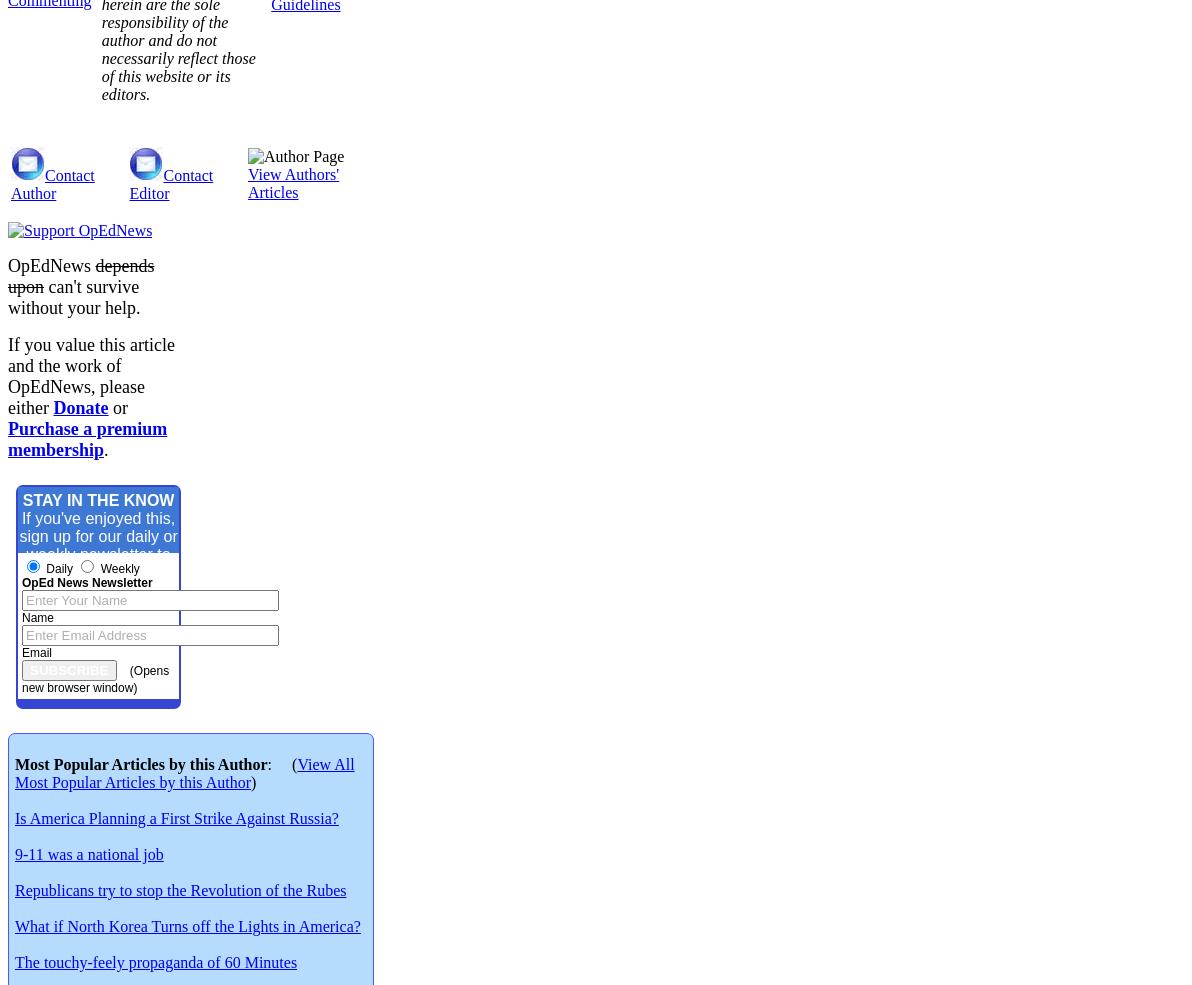 This screenshot has width=1192, height=985. What do you see at coordinates (50, 265) in the screenshot?
I see `'OpEdNews'` at bounding box center [50, 265].